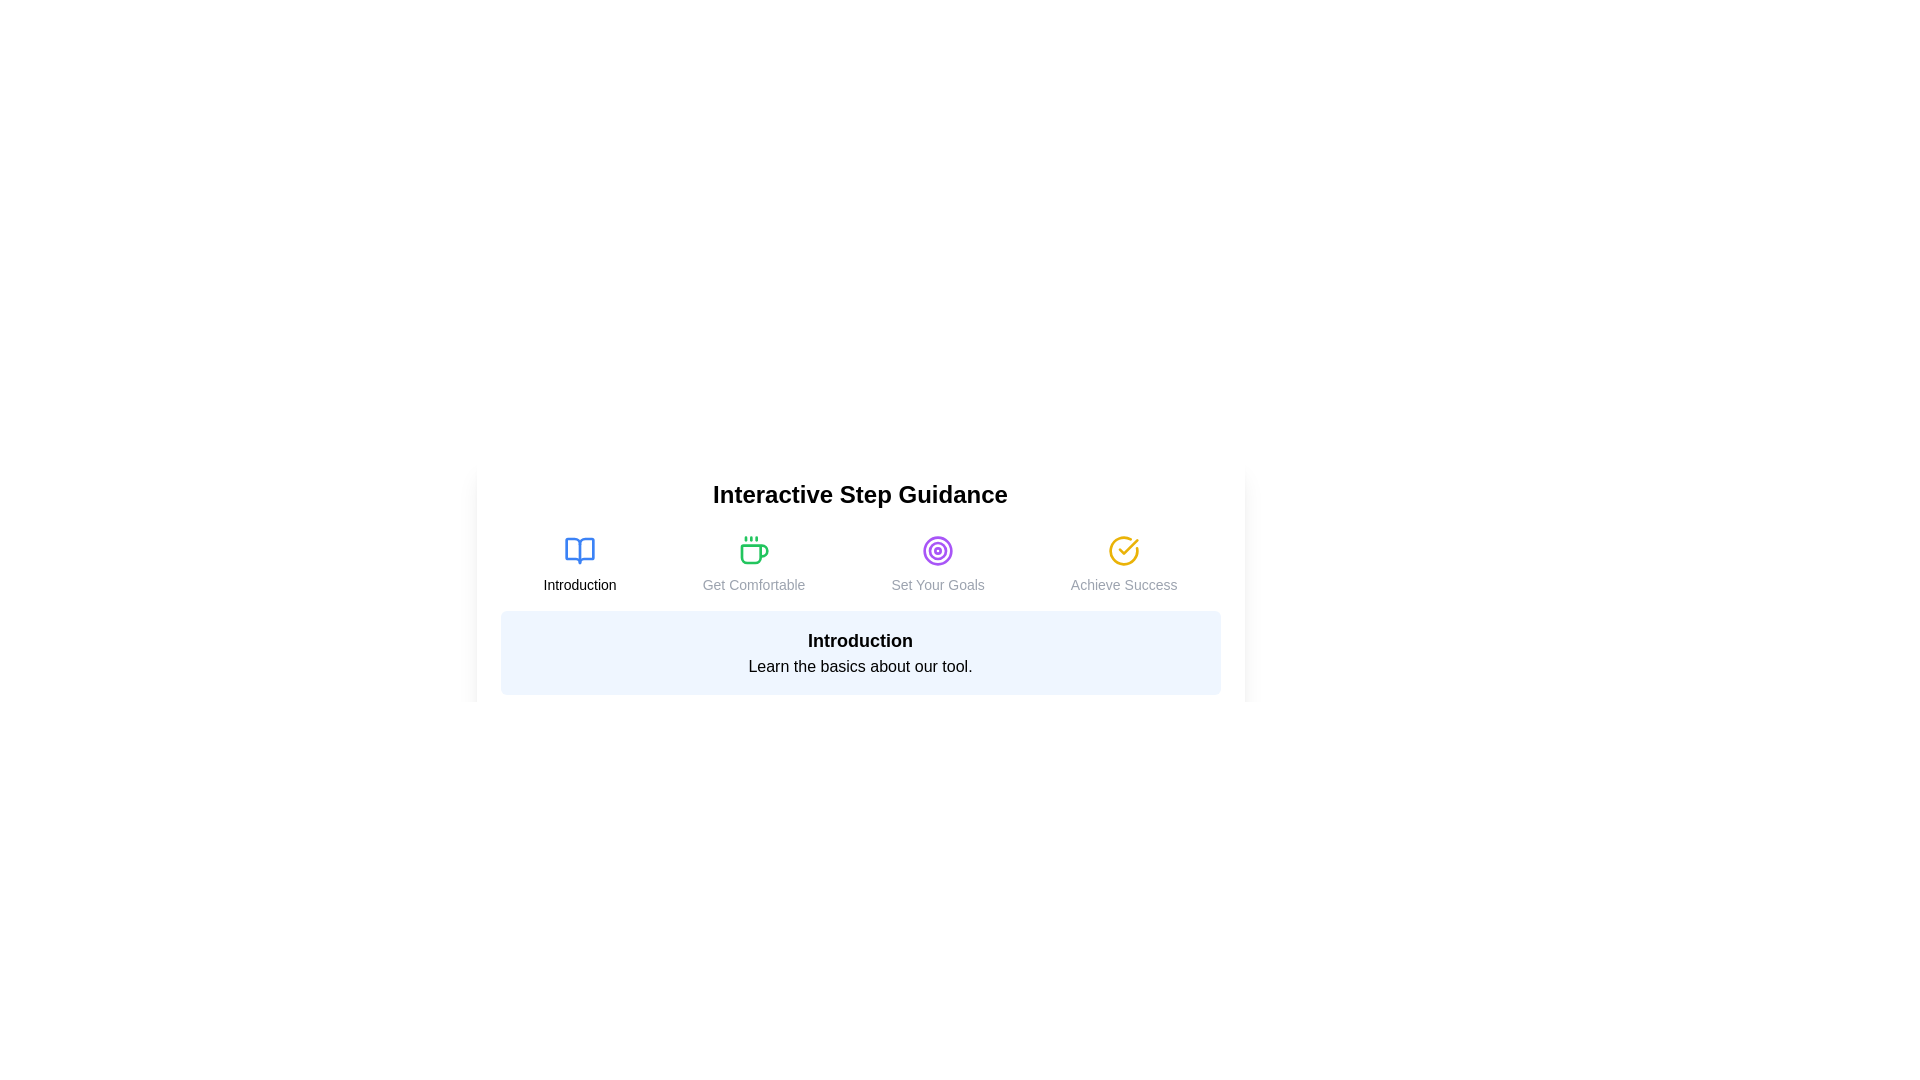 The image size is (1920, 1080). Describe the element at coordinates (579, 551) in the screenshot. I see `the blue open book icon located in the introduction section to initiate the associated action` at that location.